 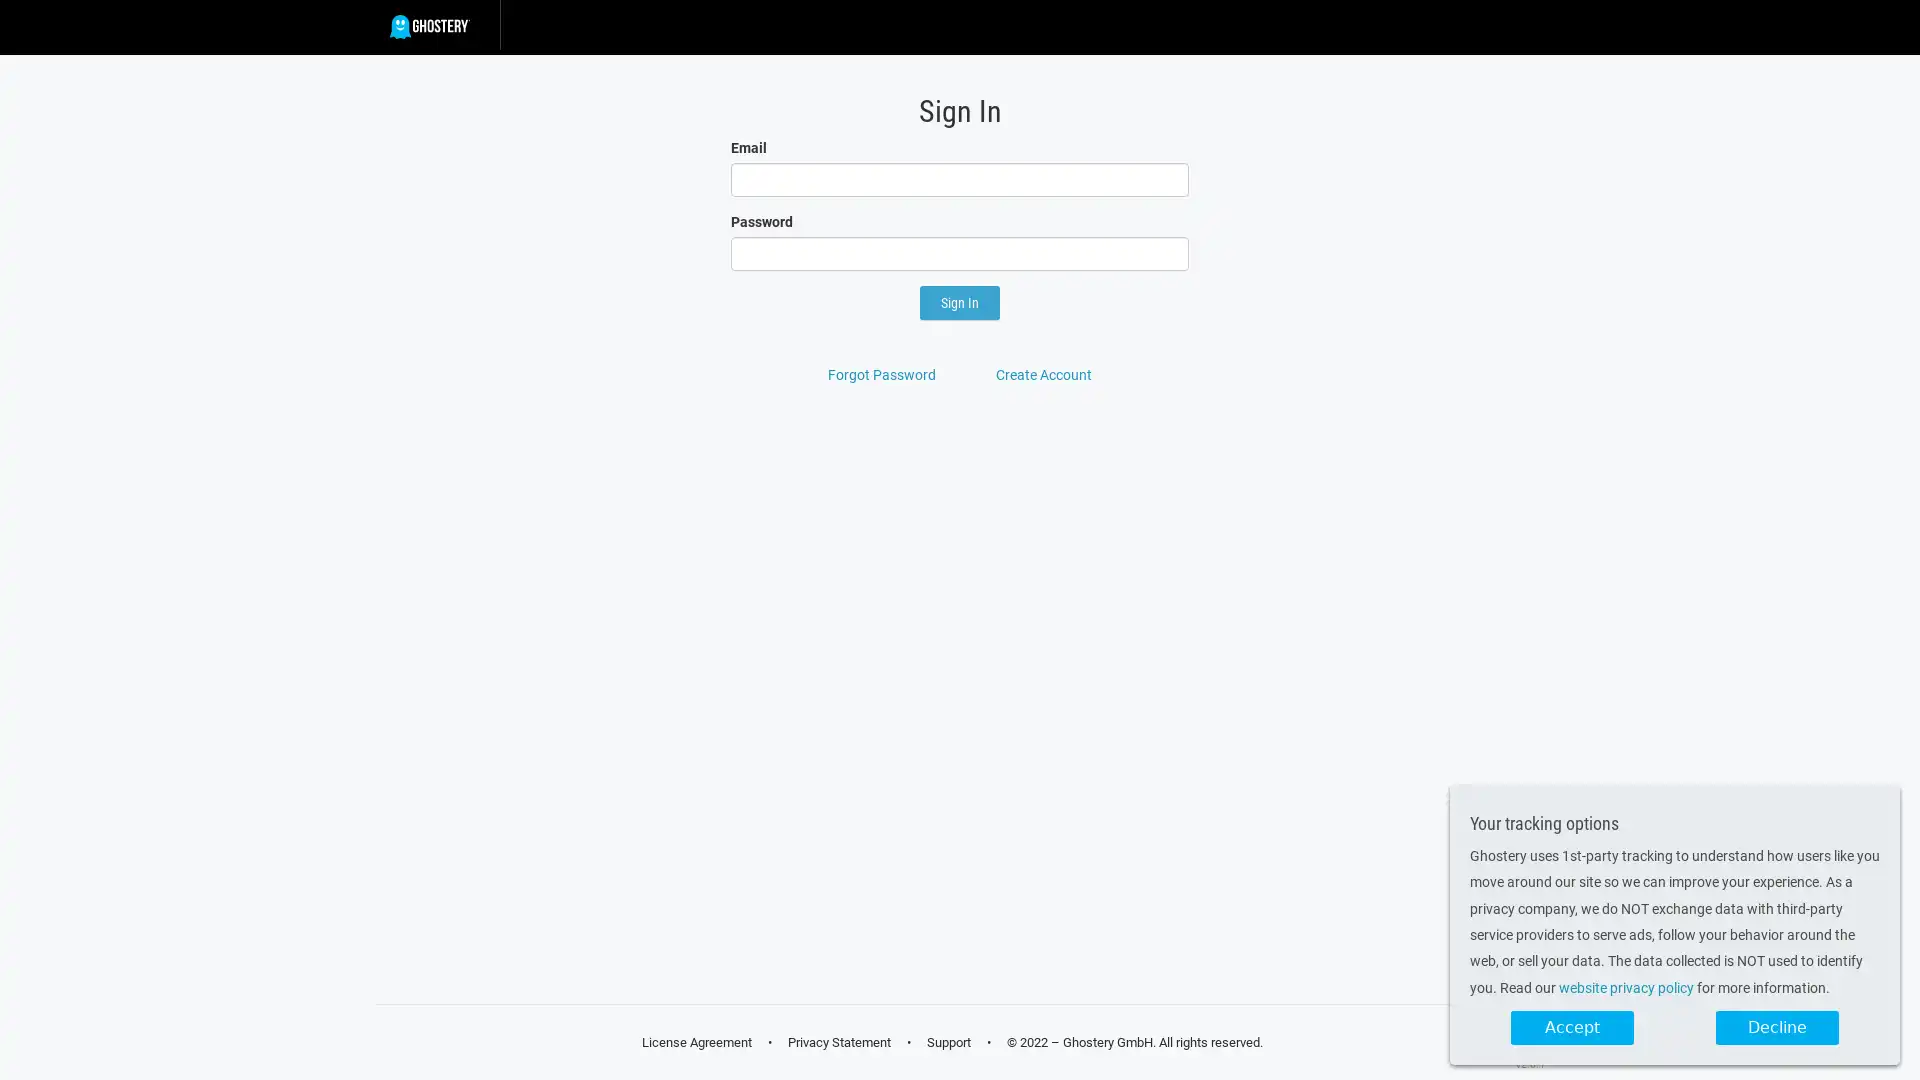 I want to click on Decline, so click(x=1777, y=1028).